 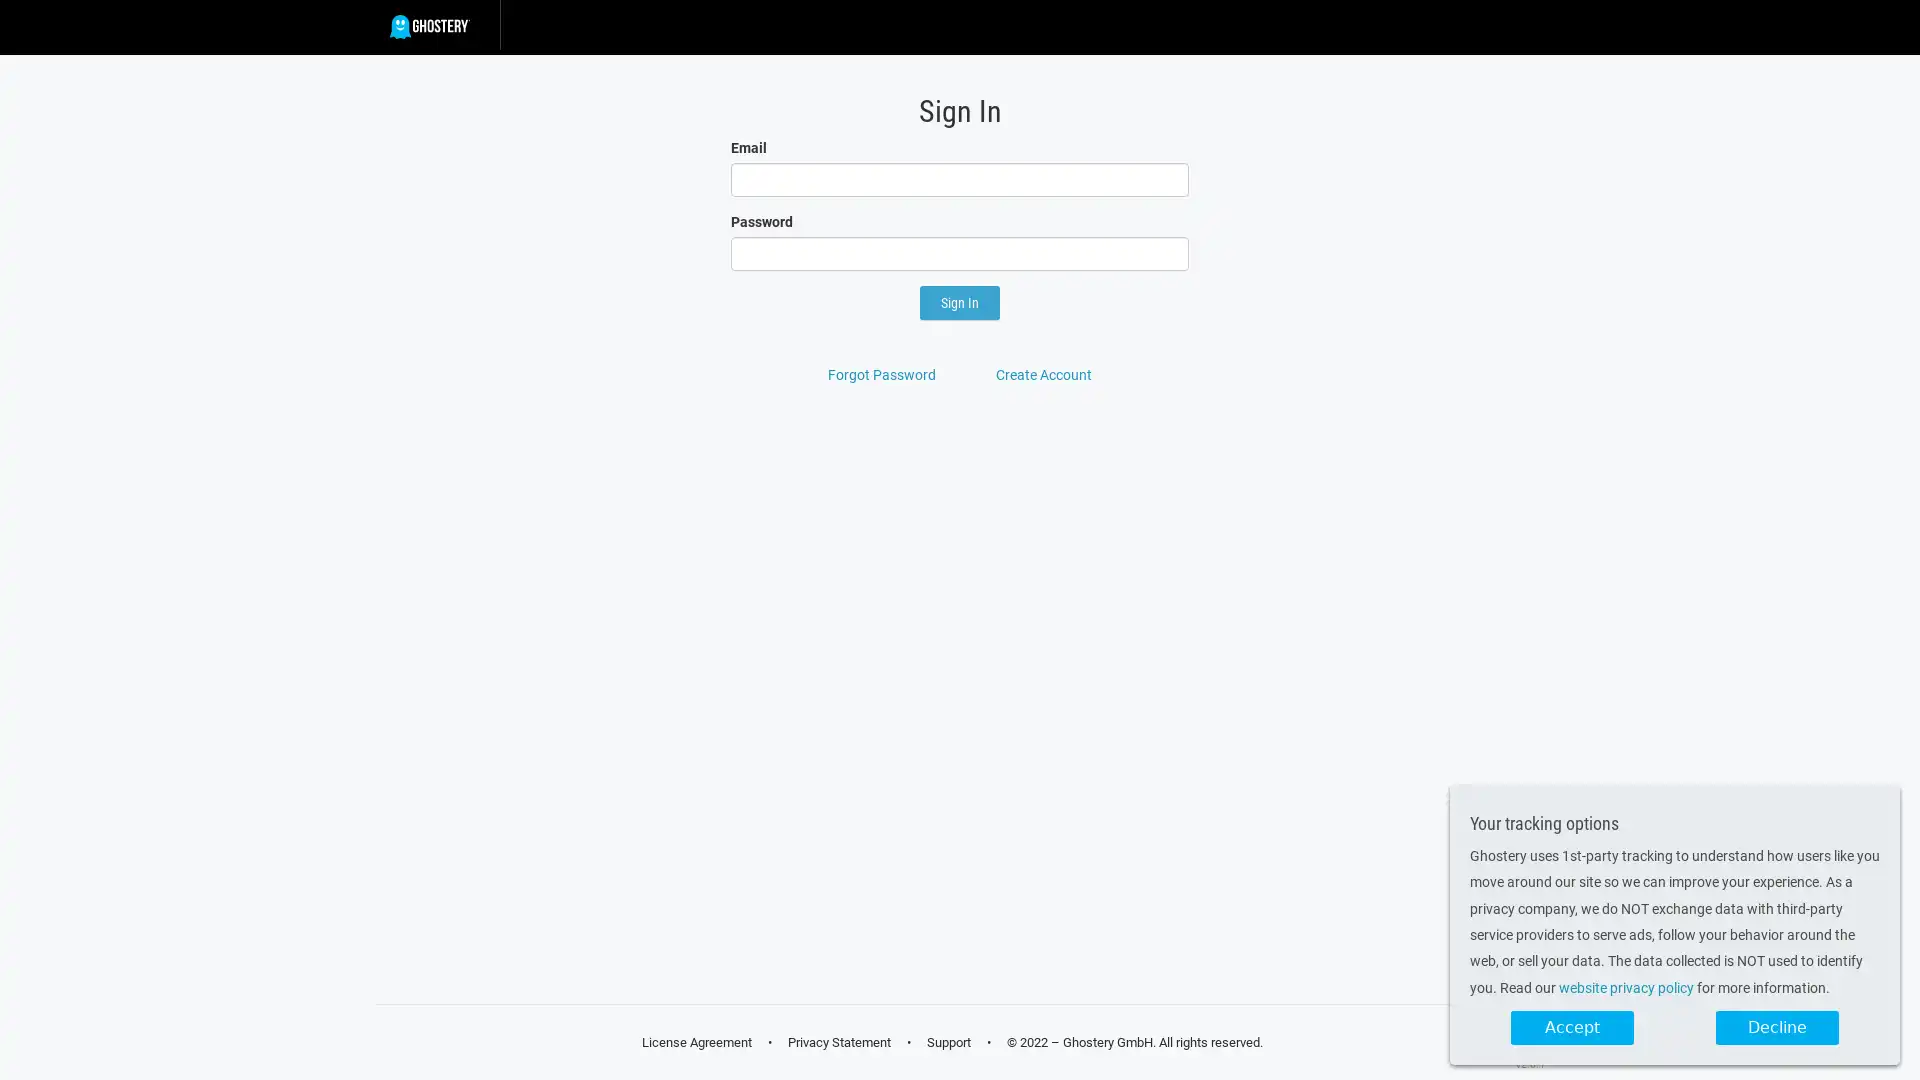 I want to click on Decline, so click(x=1777, y=1028).